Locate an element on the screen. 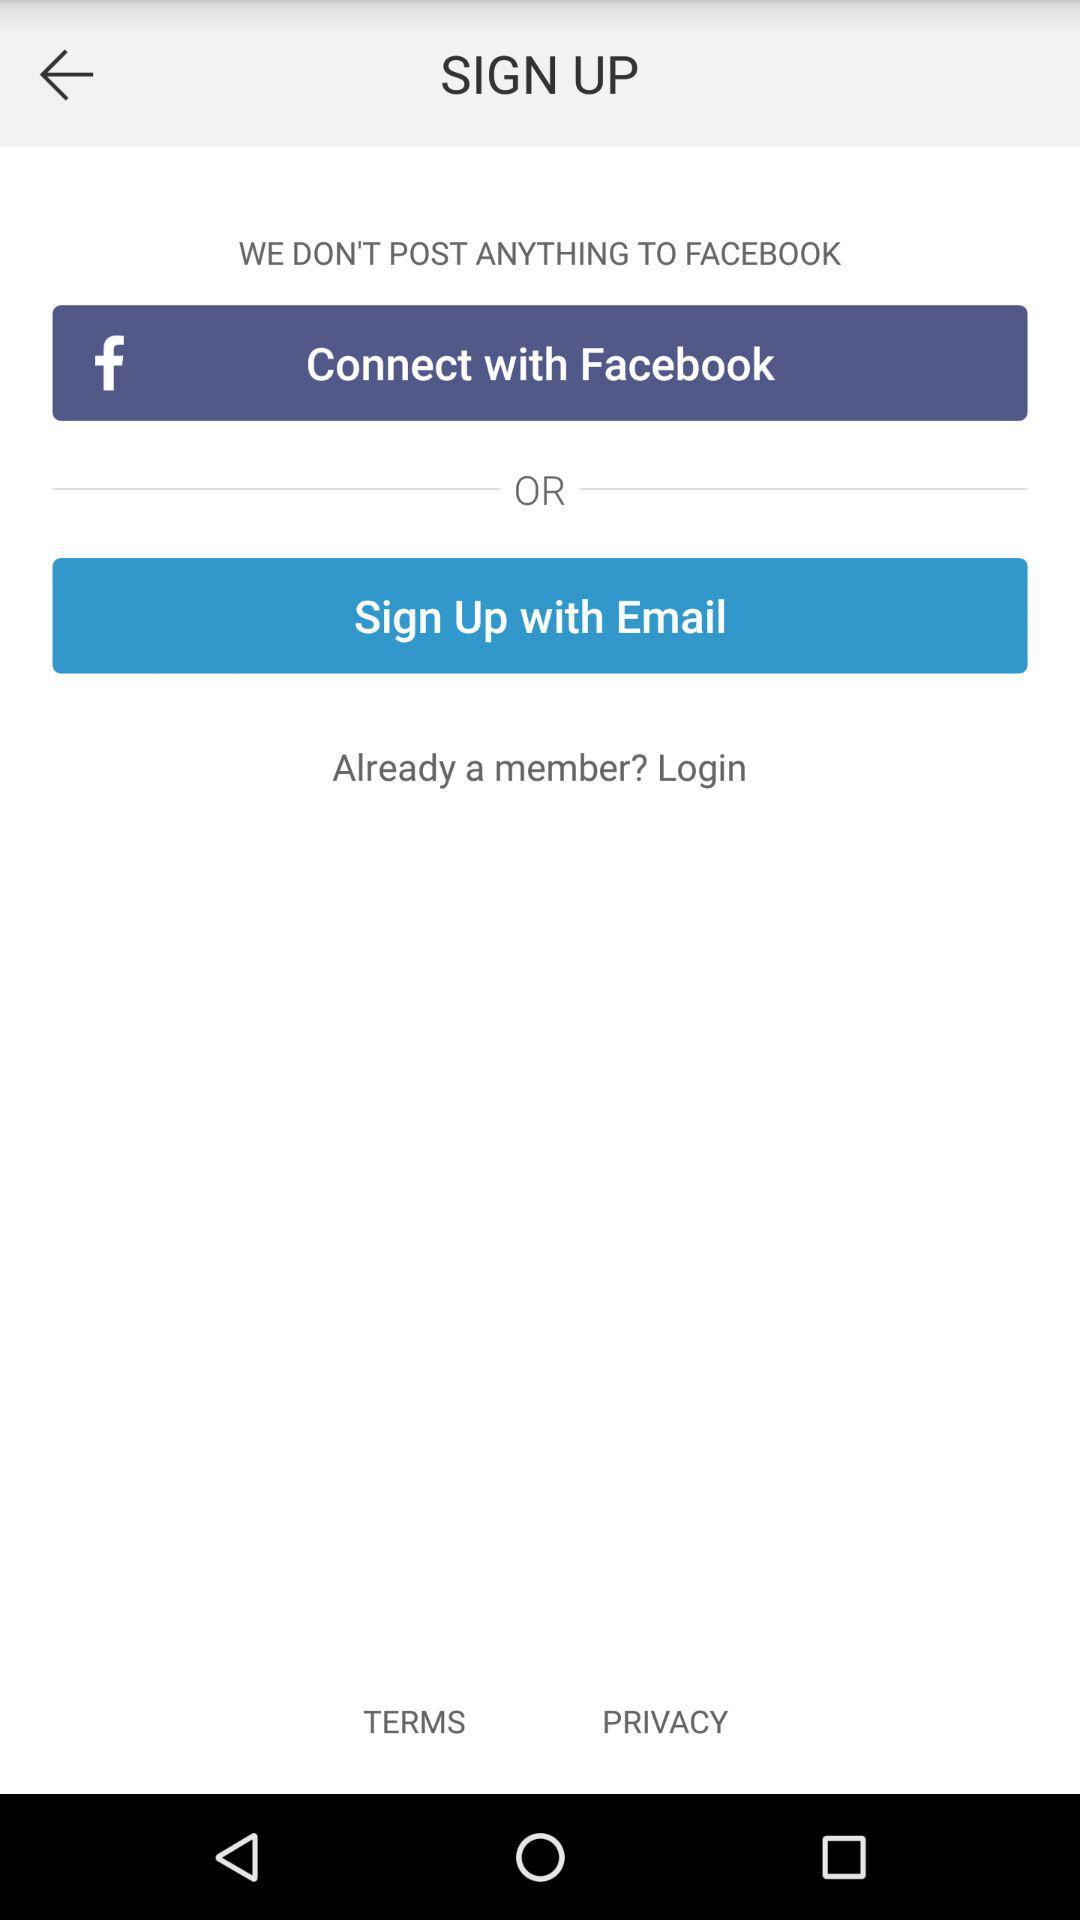 The width and height of the screenshot is (1080, 1920). return to previous screen is located at coordinates (64, 73).